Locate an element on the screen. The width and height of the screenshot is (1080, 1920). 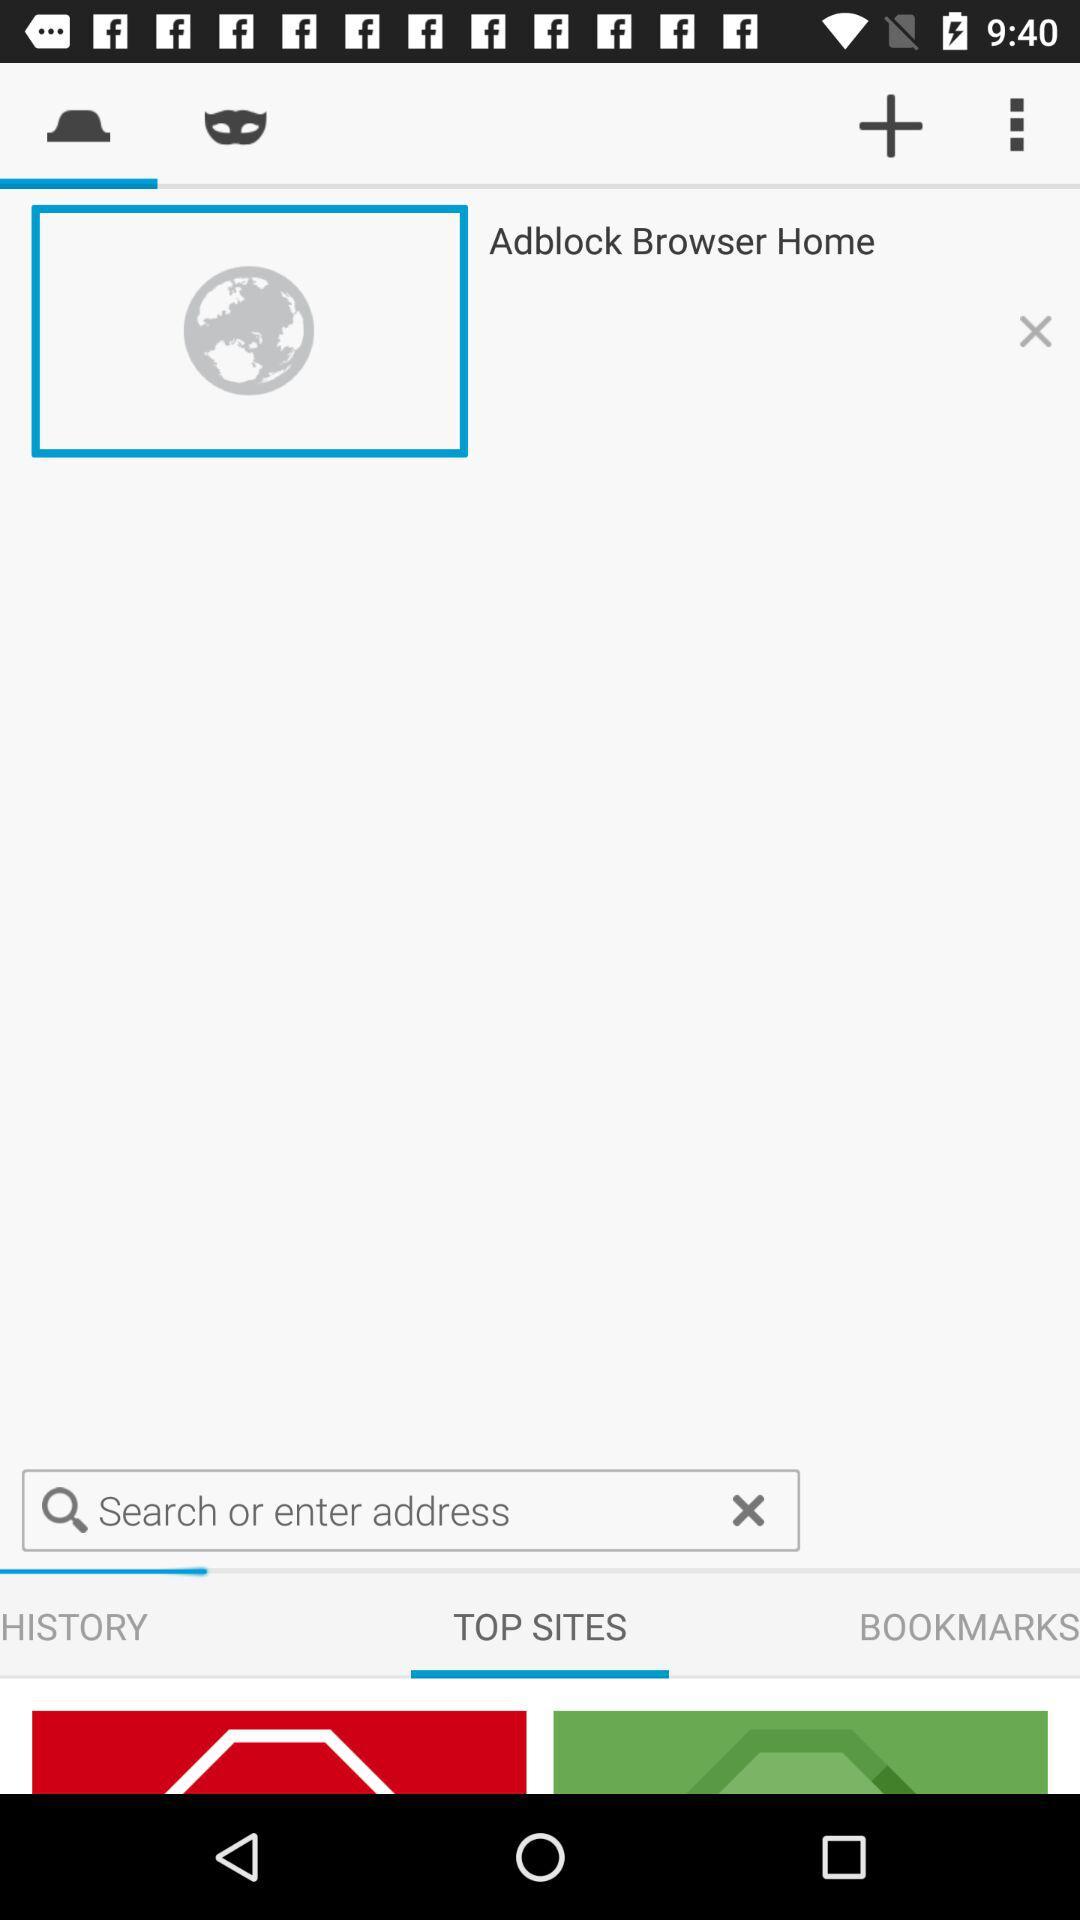
the image which is before adblock browser home is located at coordinates (249, 331).